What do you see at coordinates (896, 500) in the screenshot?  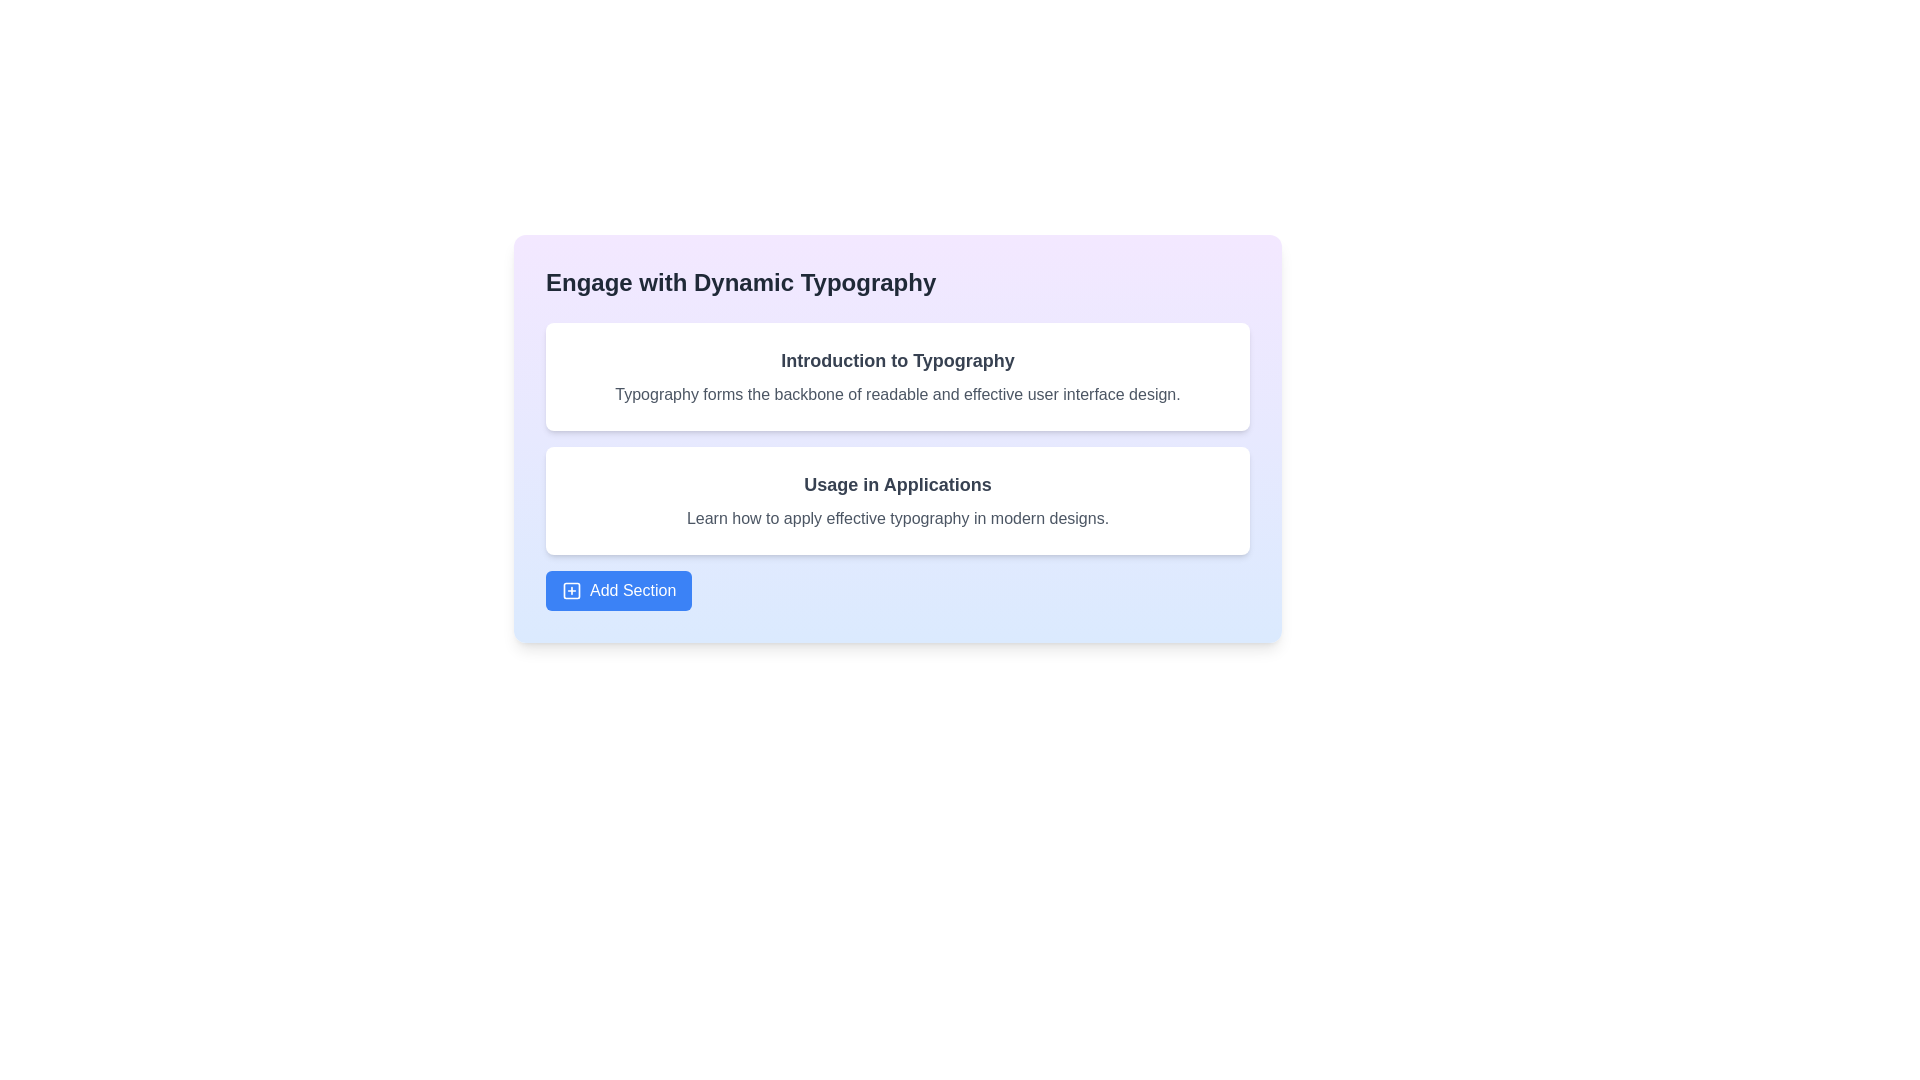 I see `the second informational card about typography in the 'Engage with Dynamic Typography' section` at bounding box center [896, 500].